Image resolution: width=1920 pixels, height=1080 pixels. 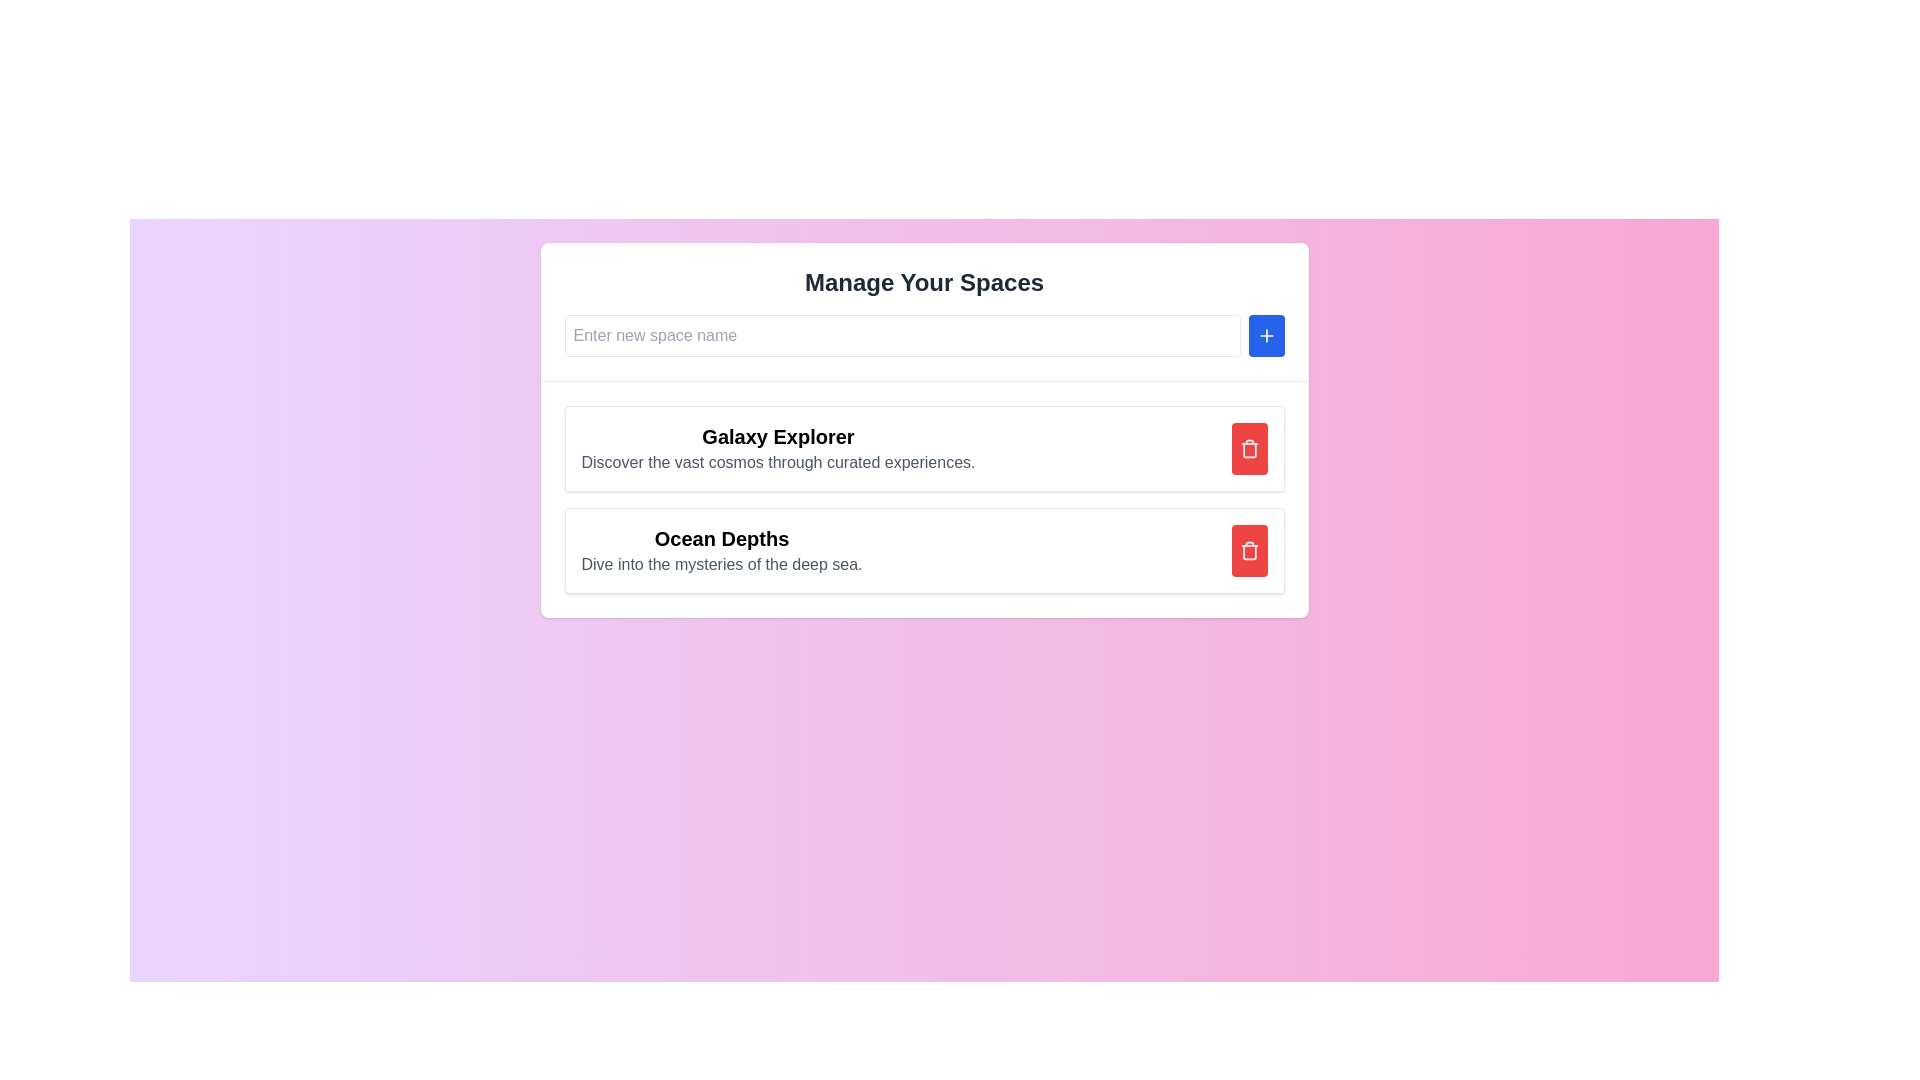 What do you see at coordinates (721, 551) in the screenshot?
I see `text block titled 'Ocean Depths' which provides a description of its category or section, located in the second card under 'Manage Your Spaces.'` at bounding box center [721, 551].